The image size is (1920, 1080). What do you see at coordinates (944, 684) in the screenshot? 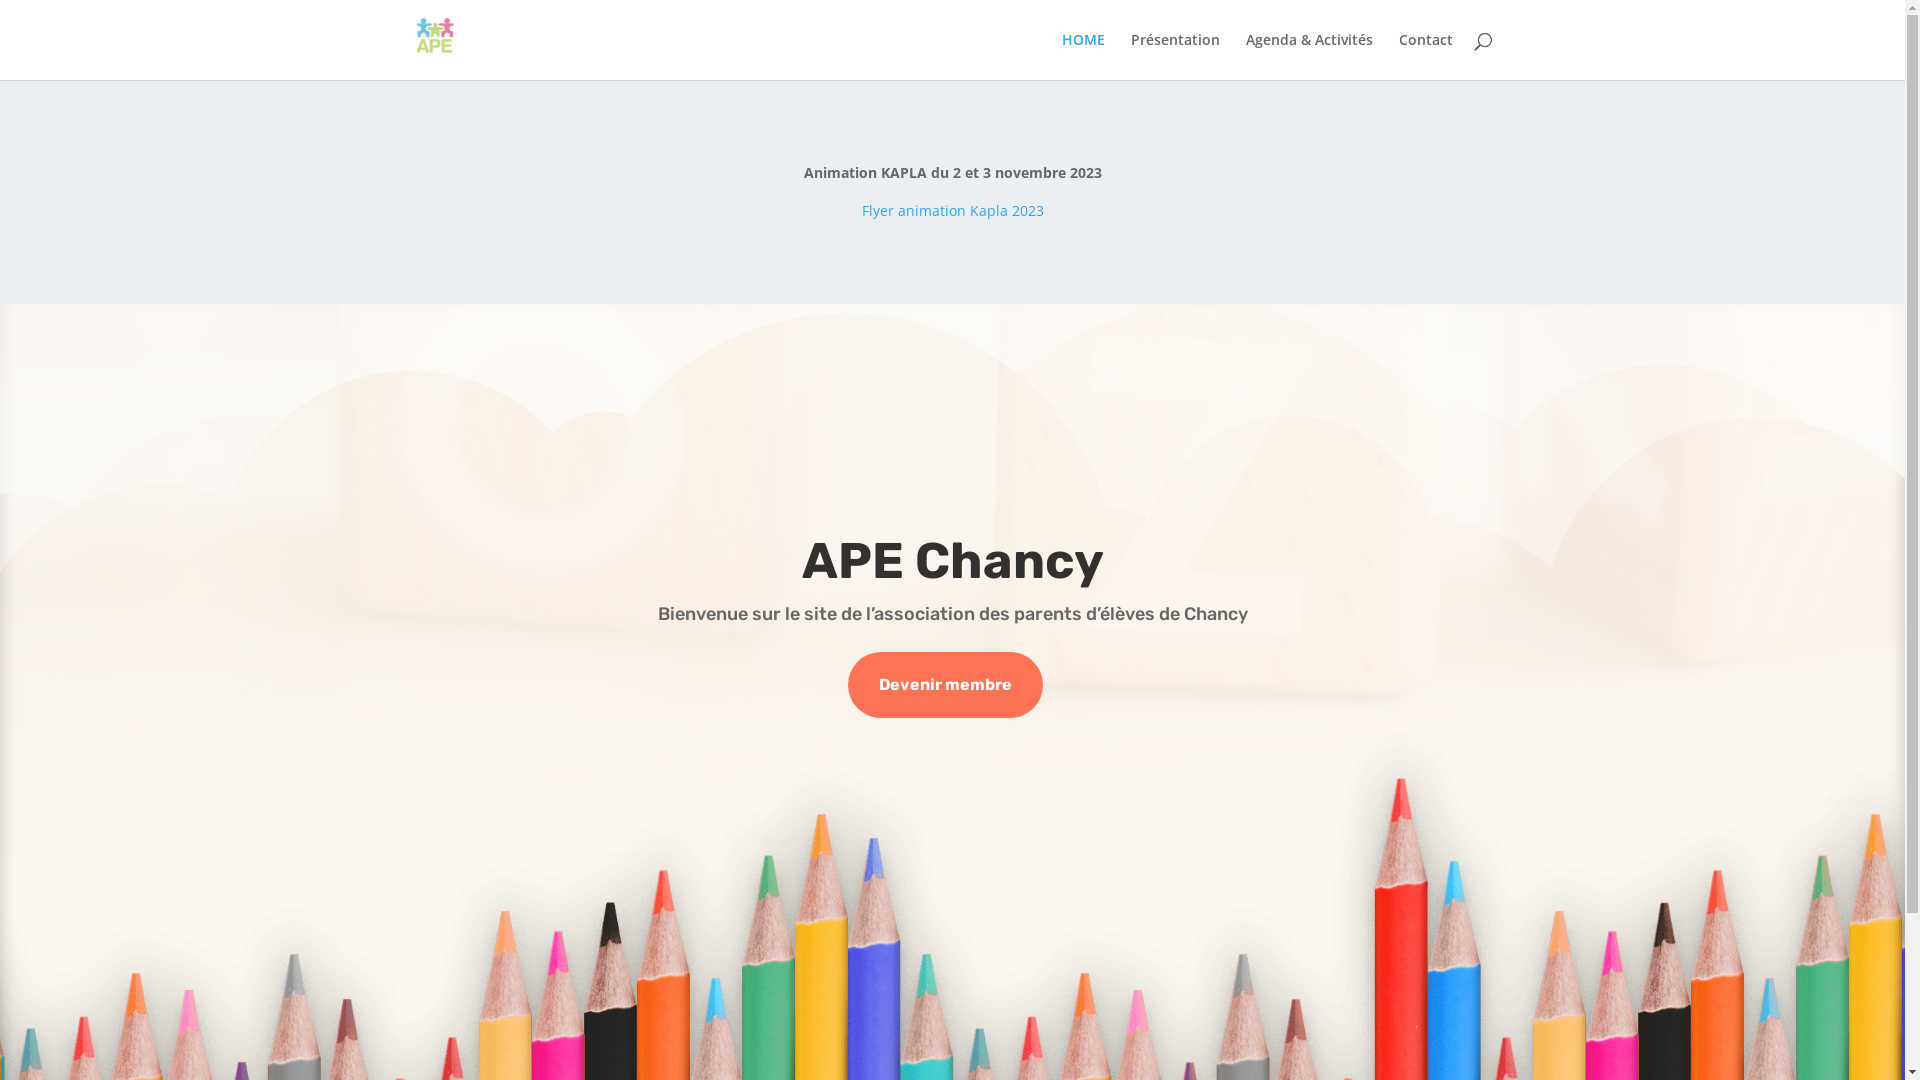
I see `'Devenir membre'` at bounding box center [944, 684].